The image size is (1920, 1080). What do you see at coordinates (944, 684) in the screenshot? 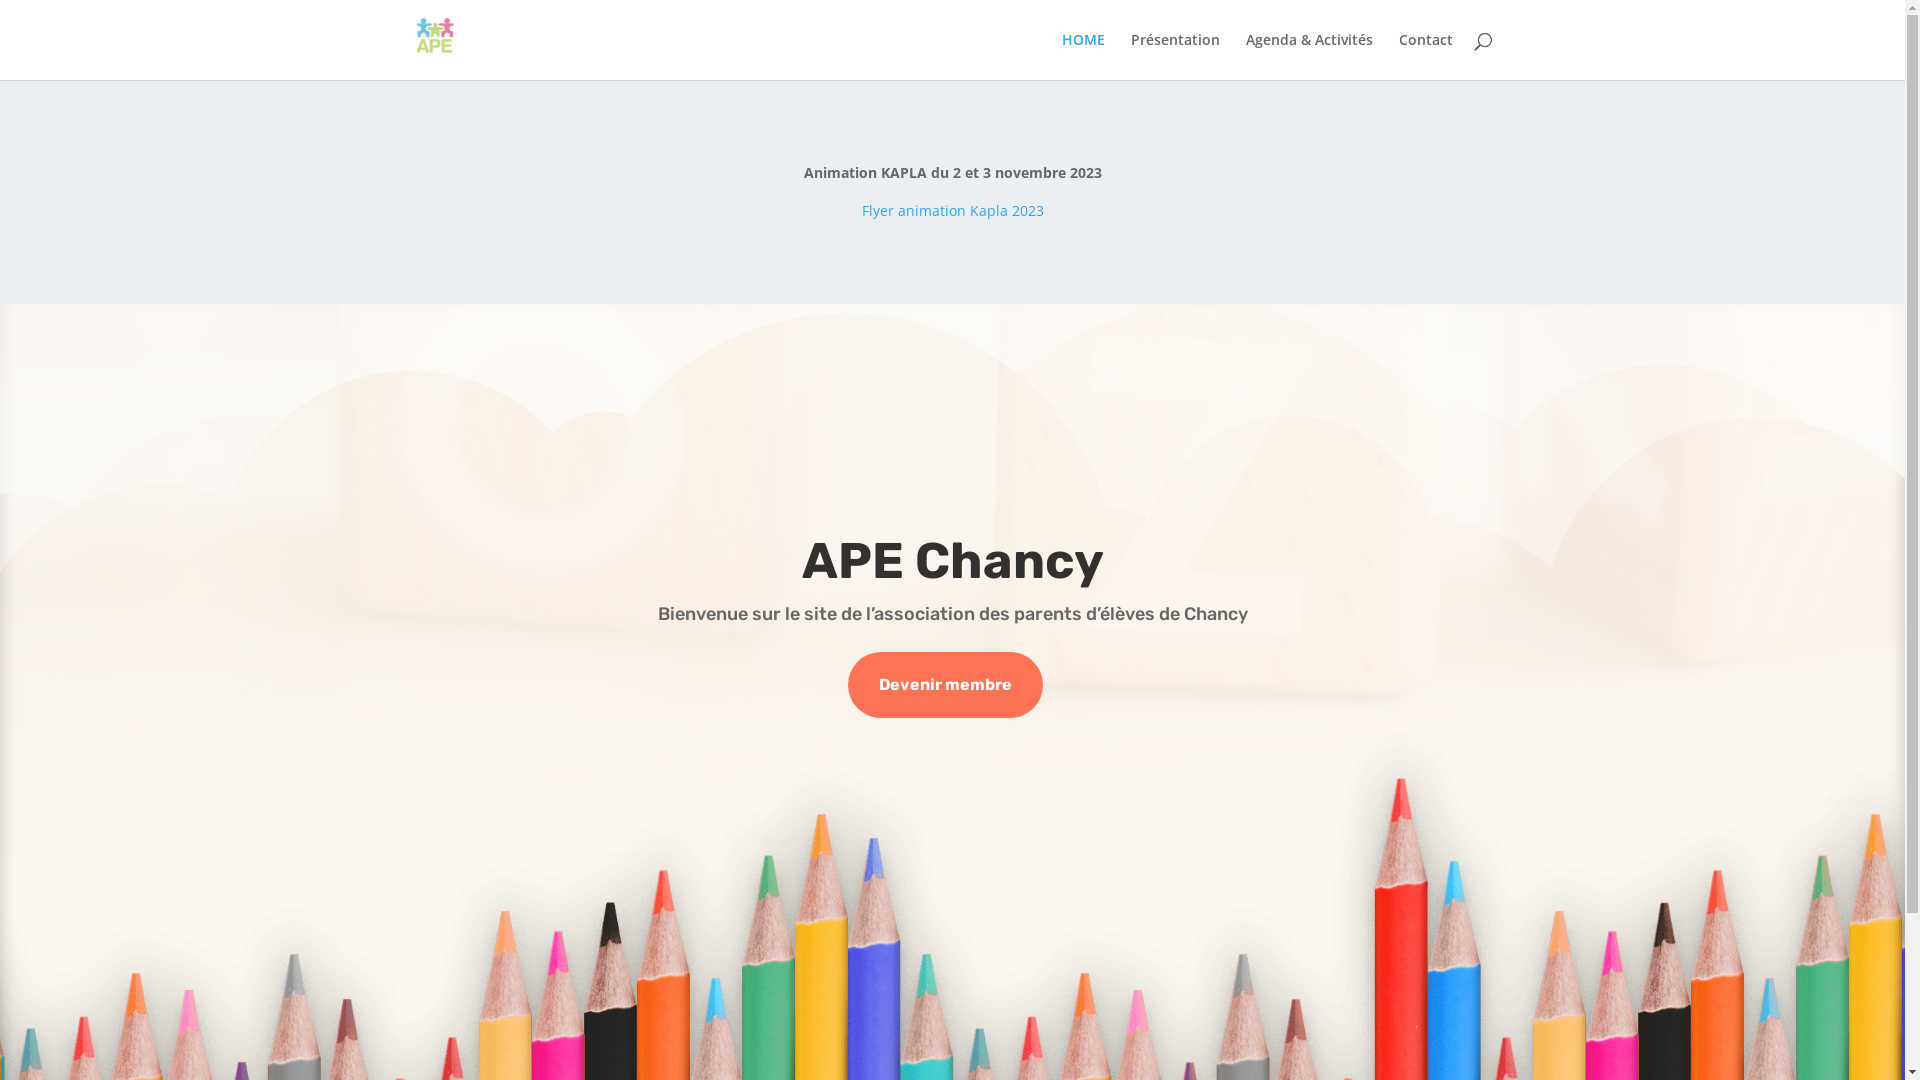
I see `'Devenir membre'` at bounding box center [944, 684].